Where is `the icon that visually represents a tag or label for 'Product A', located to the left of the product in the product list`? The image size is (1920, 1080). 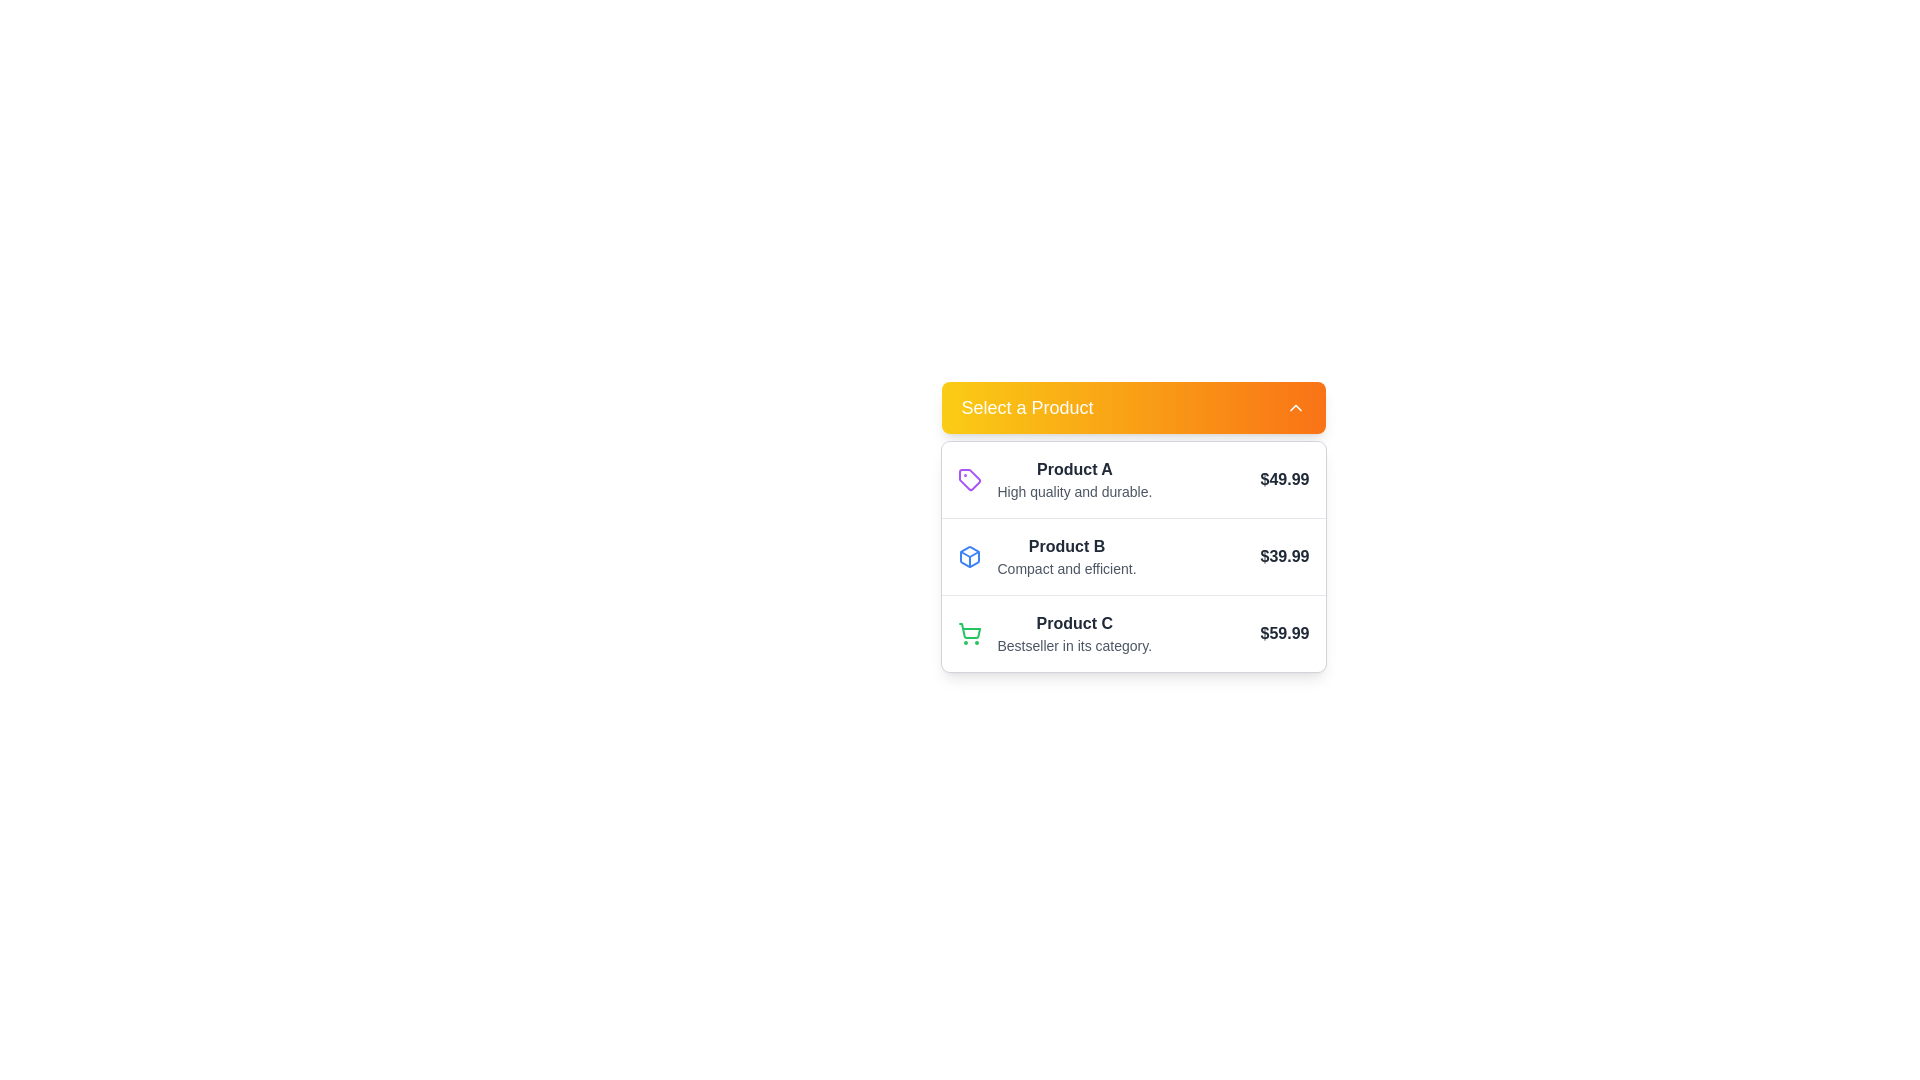 the icon that visually represents a tag or label for 'Product A', located to the left of the product in the product list is located at coordinates (969, 479).